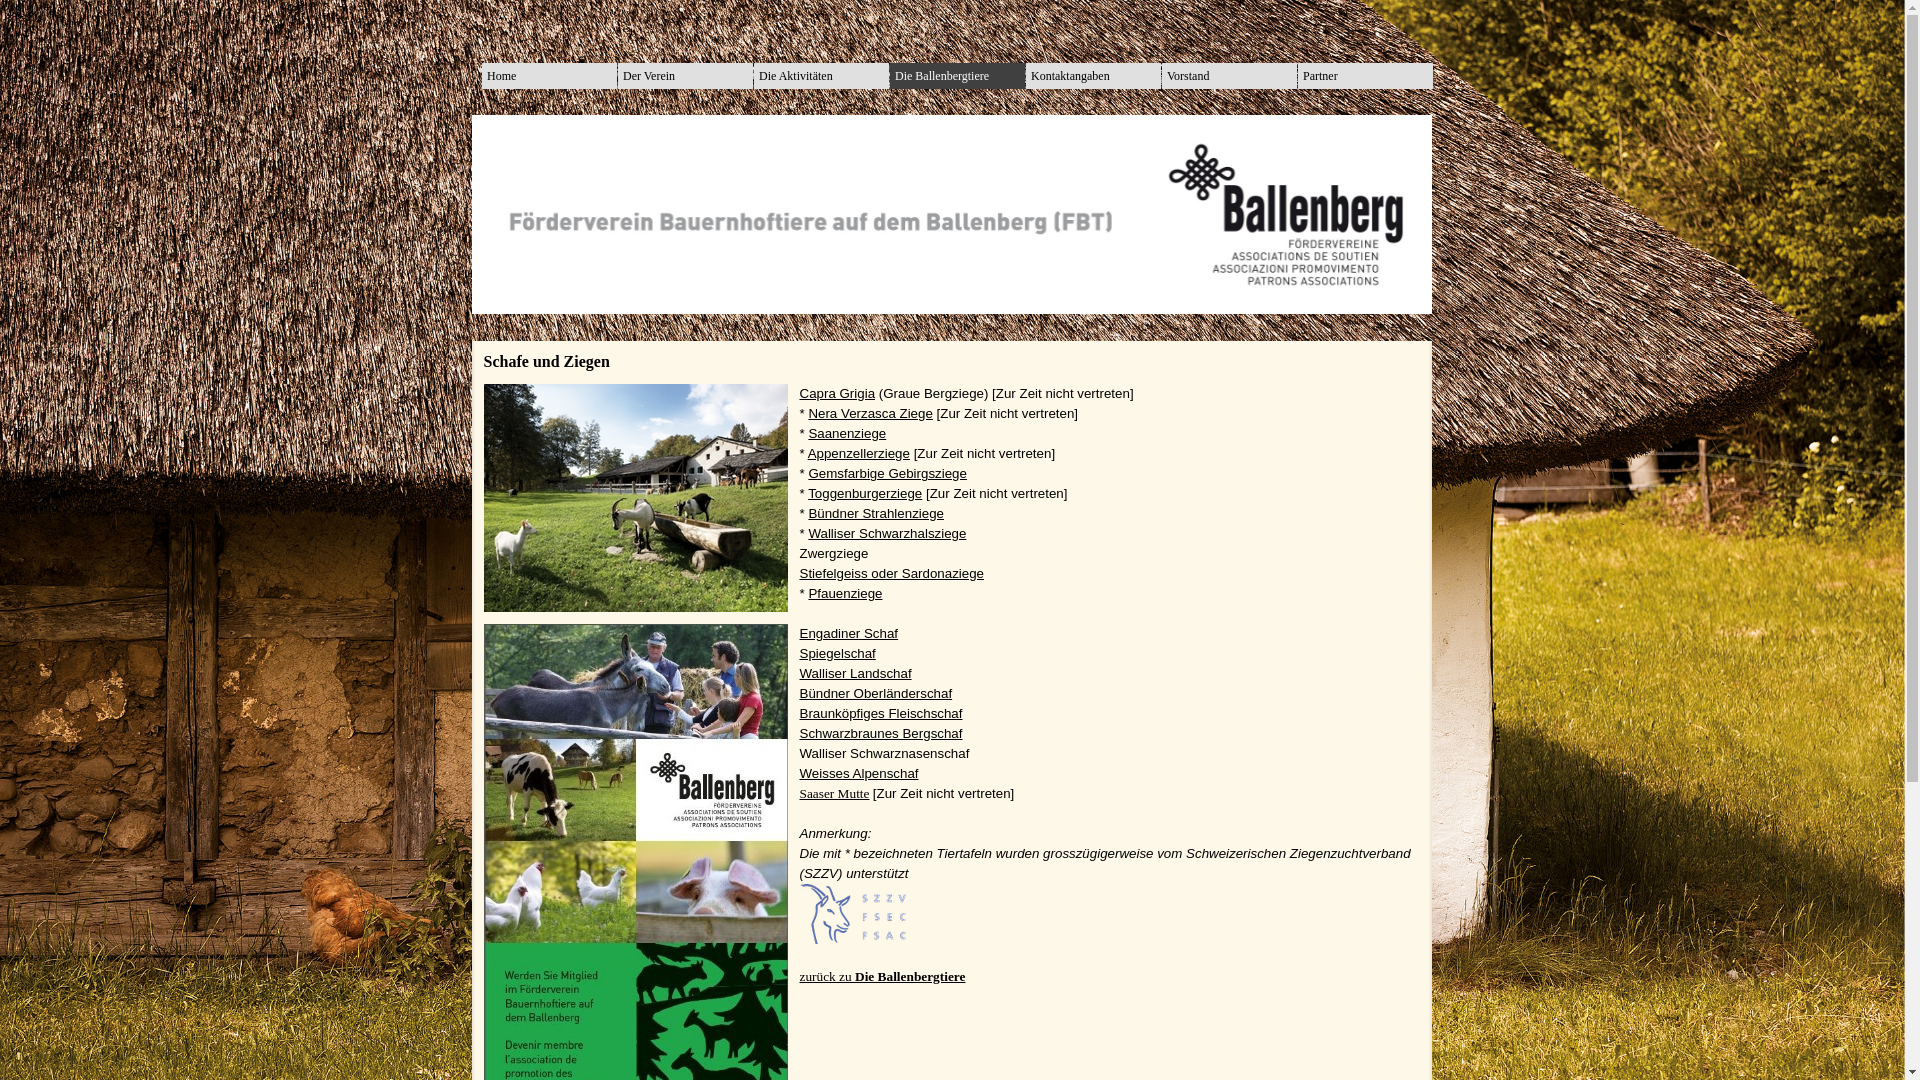 Image resolution: width=1920 pixels, height=1080 pixels. I want to click on 'Gemsfarbige Gebirgsziege', so click(807, 473).